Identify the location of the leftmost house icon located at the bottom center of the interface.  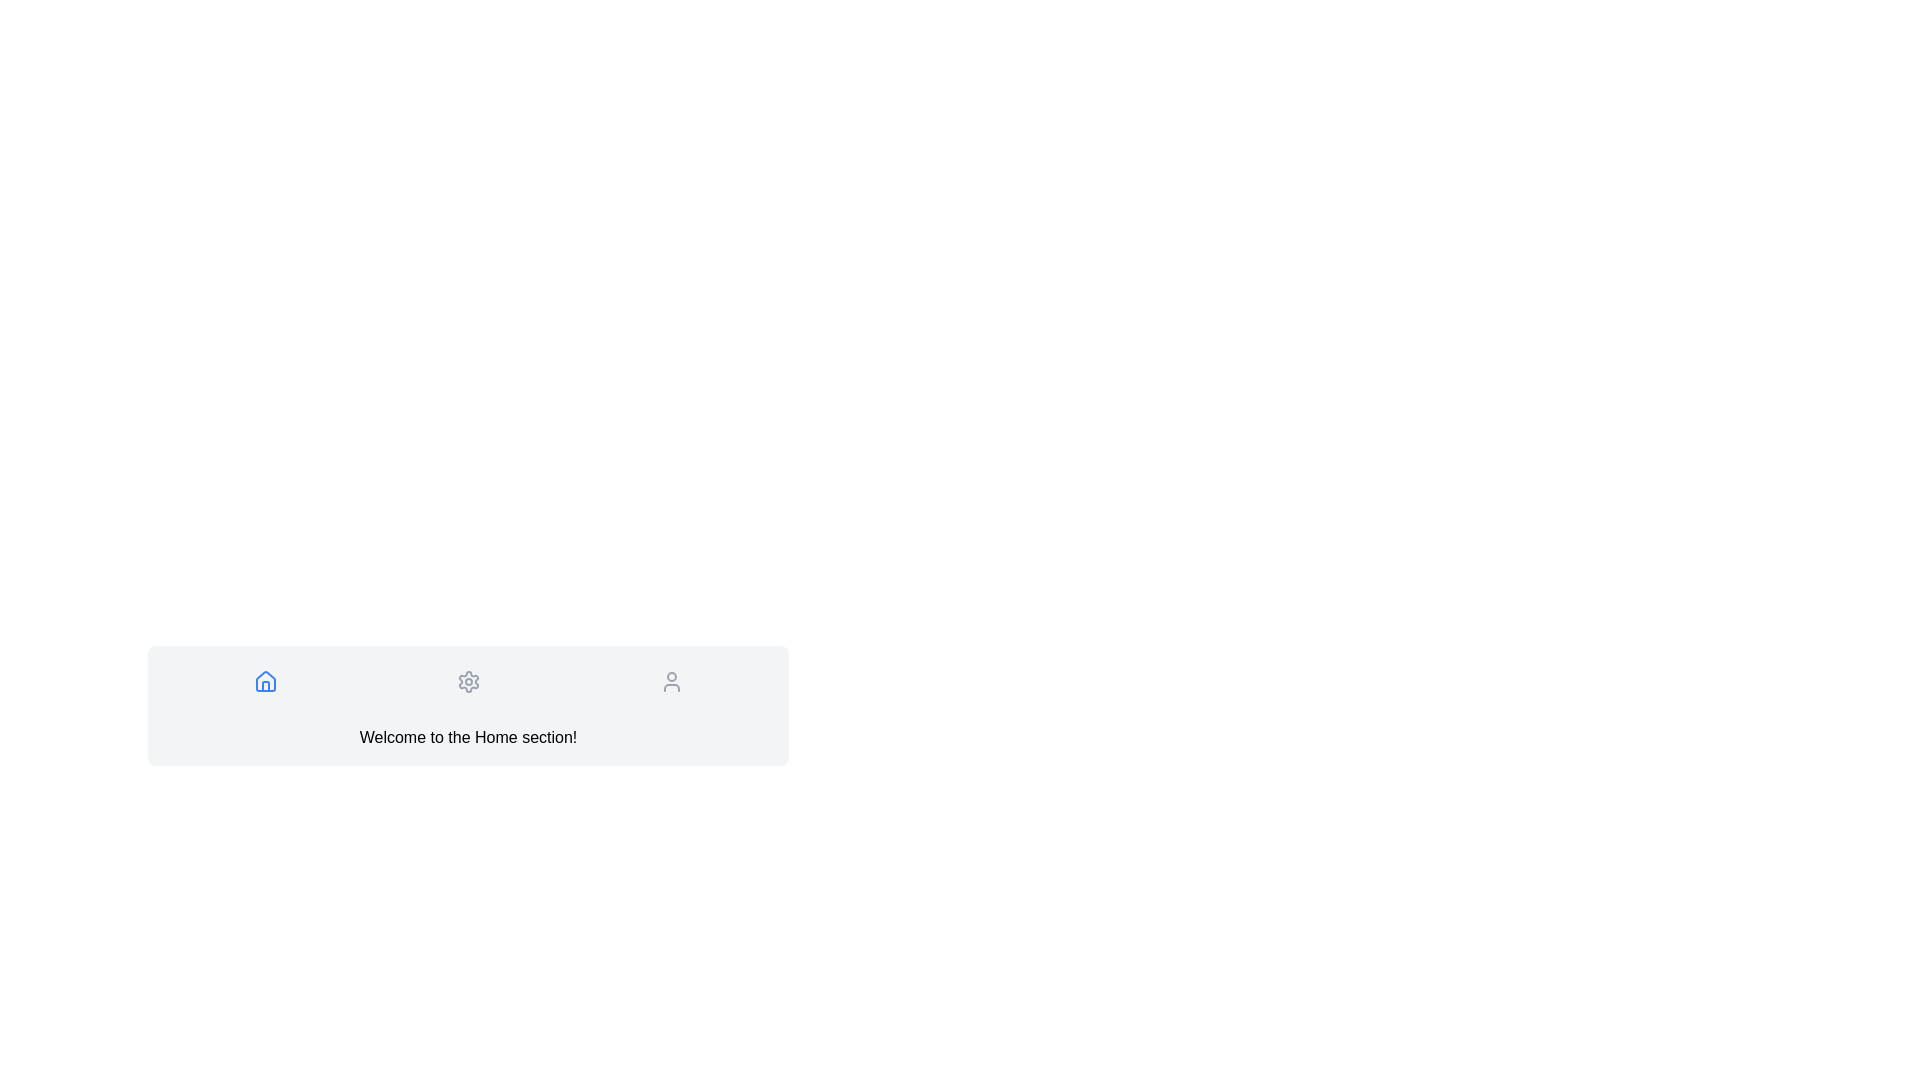
(264, 685).